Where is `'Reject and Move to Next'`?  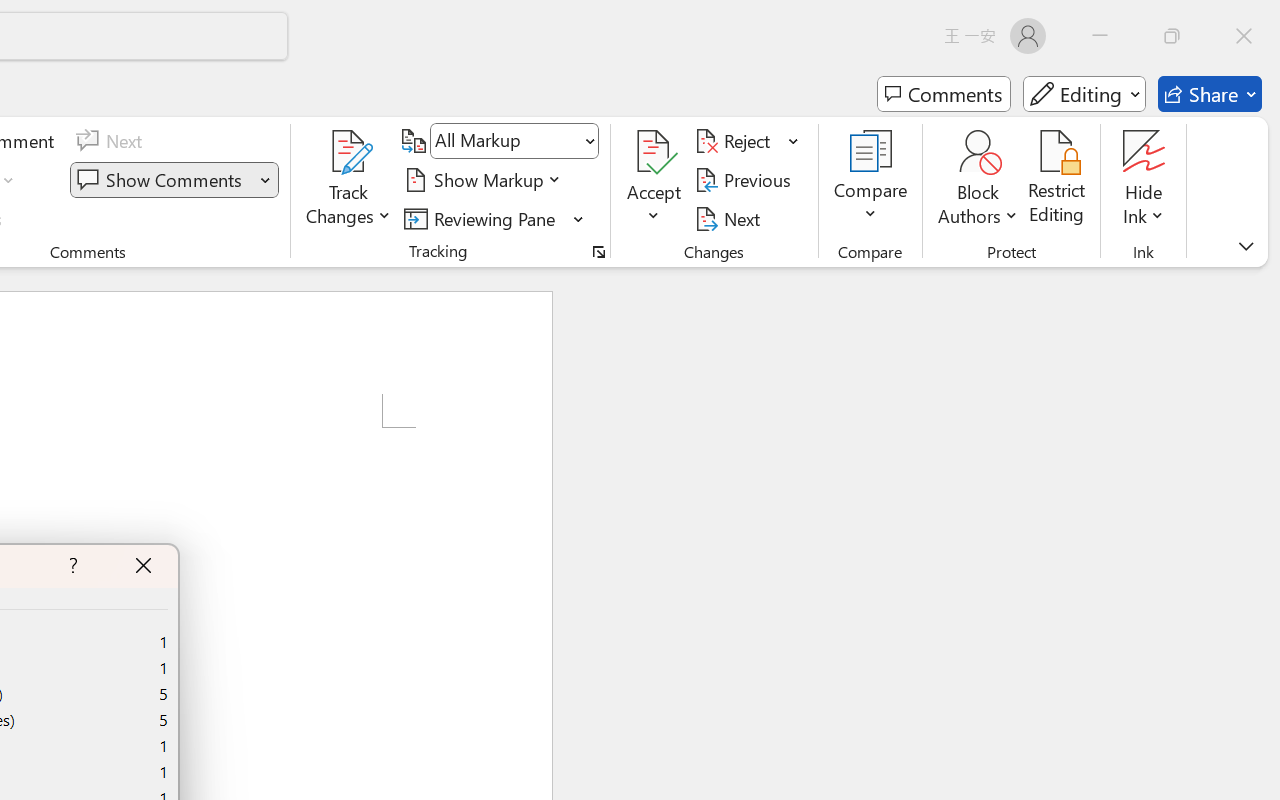 'Reject and Move to Next' is located at coordinates (735, 141).